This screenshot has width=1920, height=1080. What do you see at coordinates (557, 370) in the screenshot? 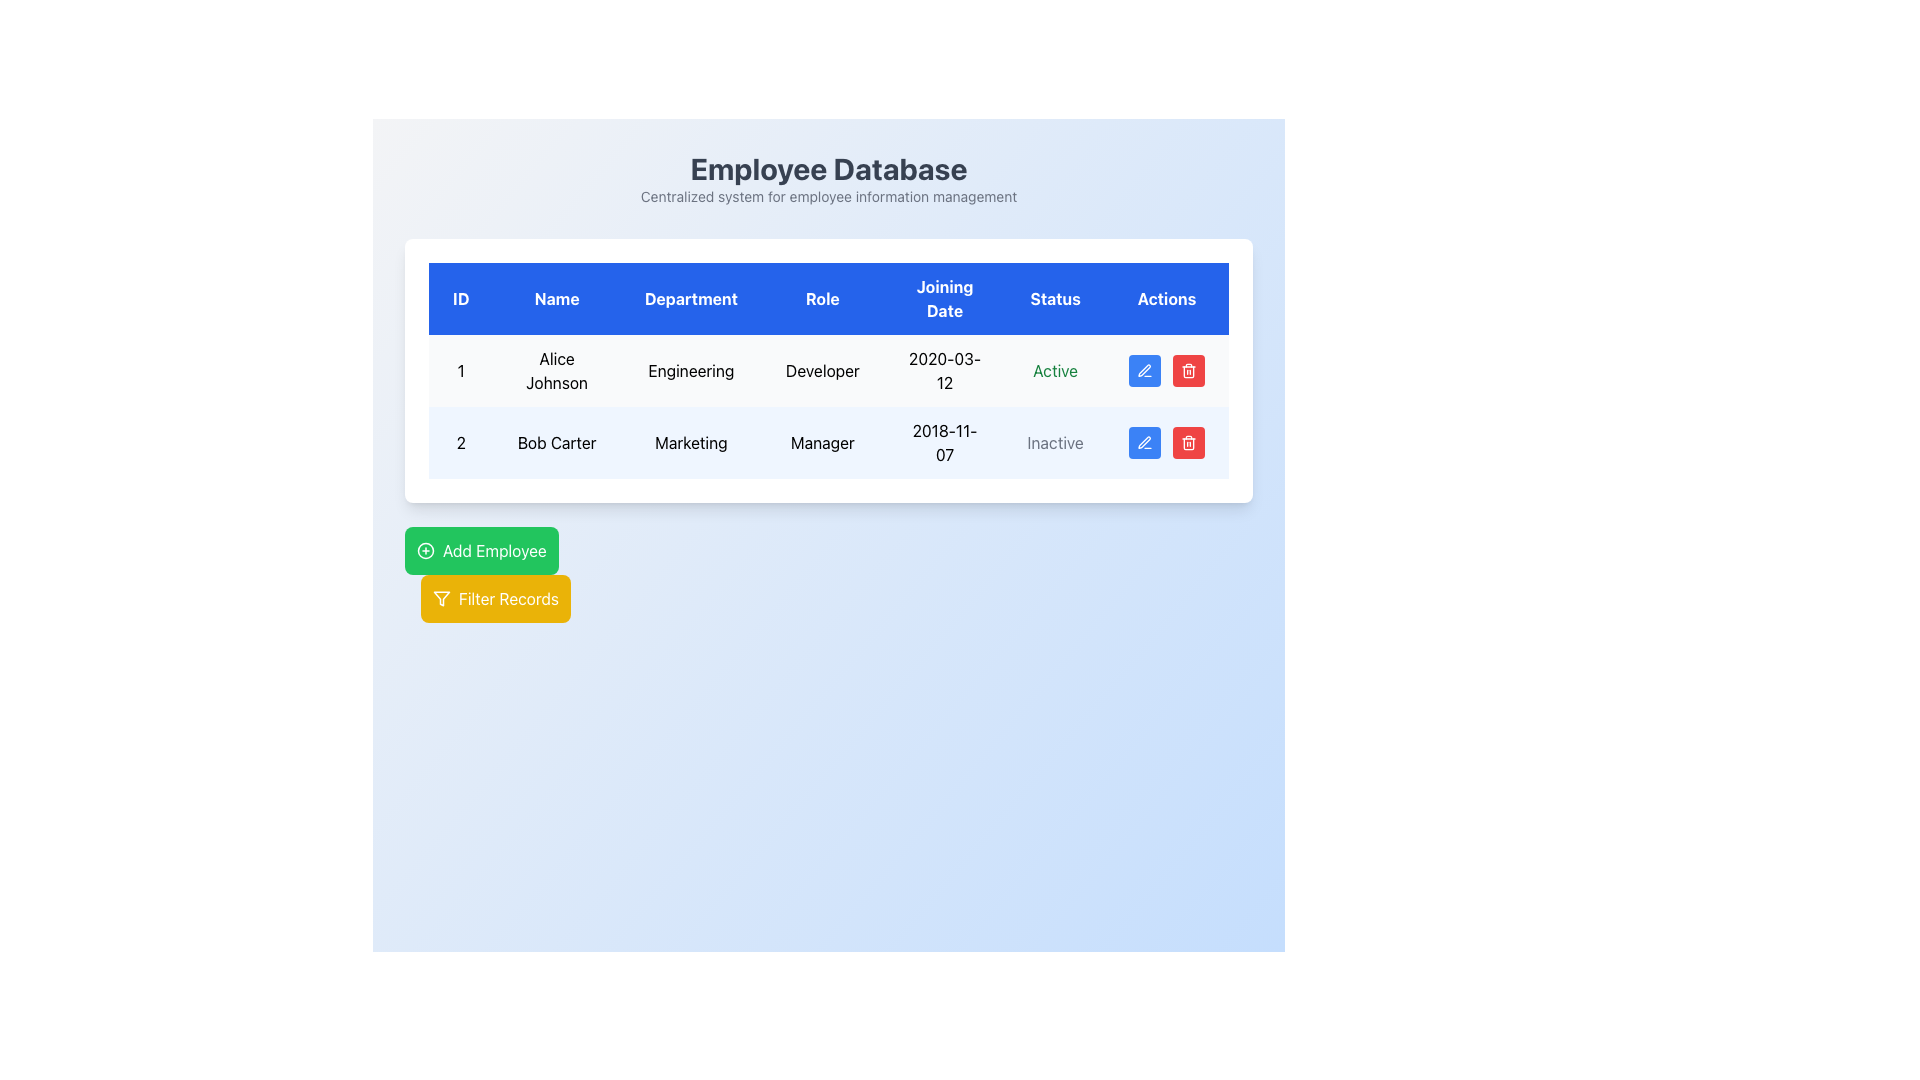
I see `the text label displaying 'Alice Johnson' located in the 'Name' column of the first row in the table` at bounding box center [557, 370].